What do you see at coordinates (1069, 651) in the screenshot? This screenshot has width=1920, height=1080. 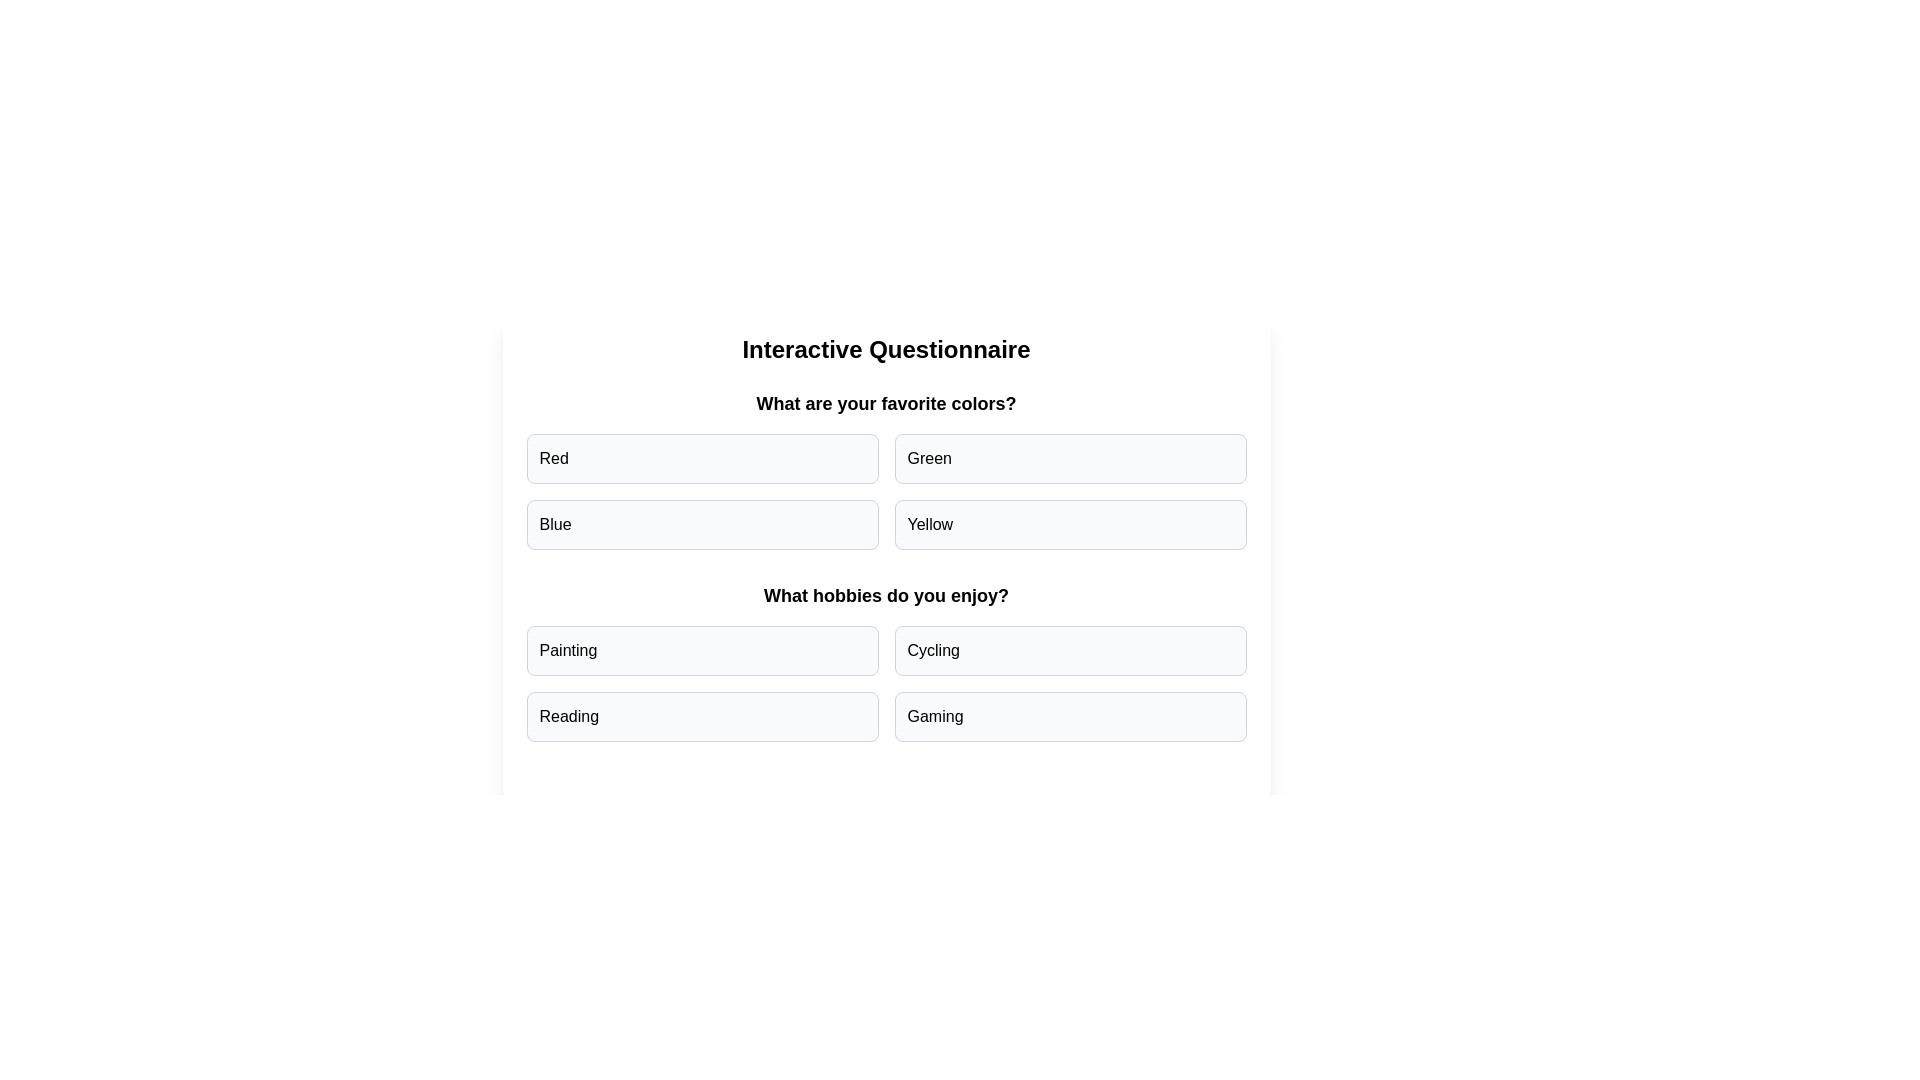 I see `the answer option Cycling for the question What hobbies do you enjoy?` at bounding box center [1069, 651].